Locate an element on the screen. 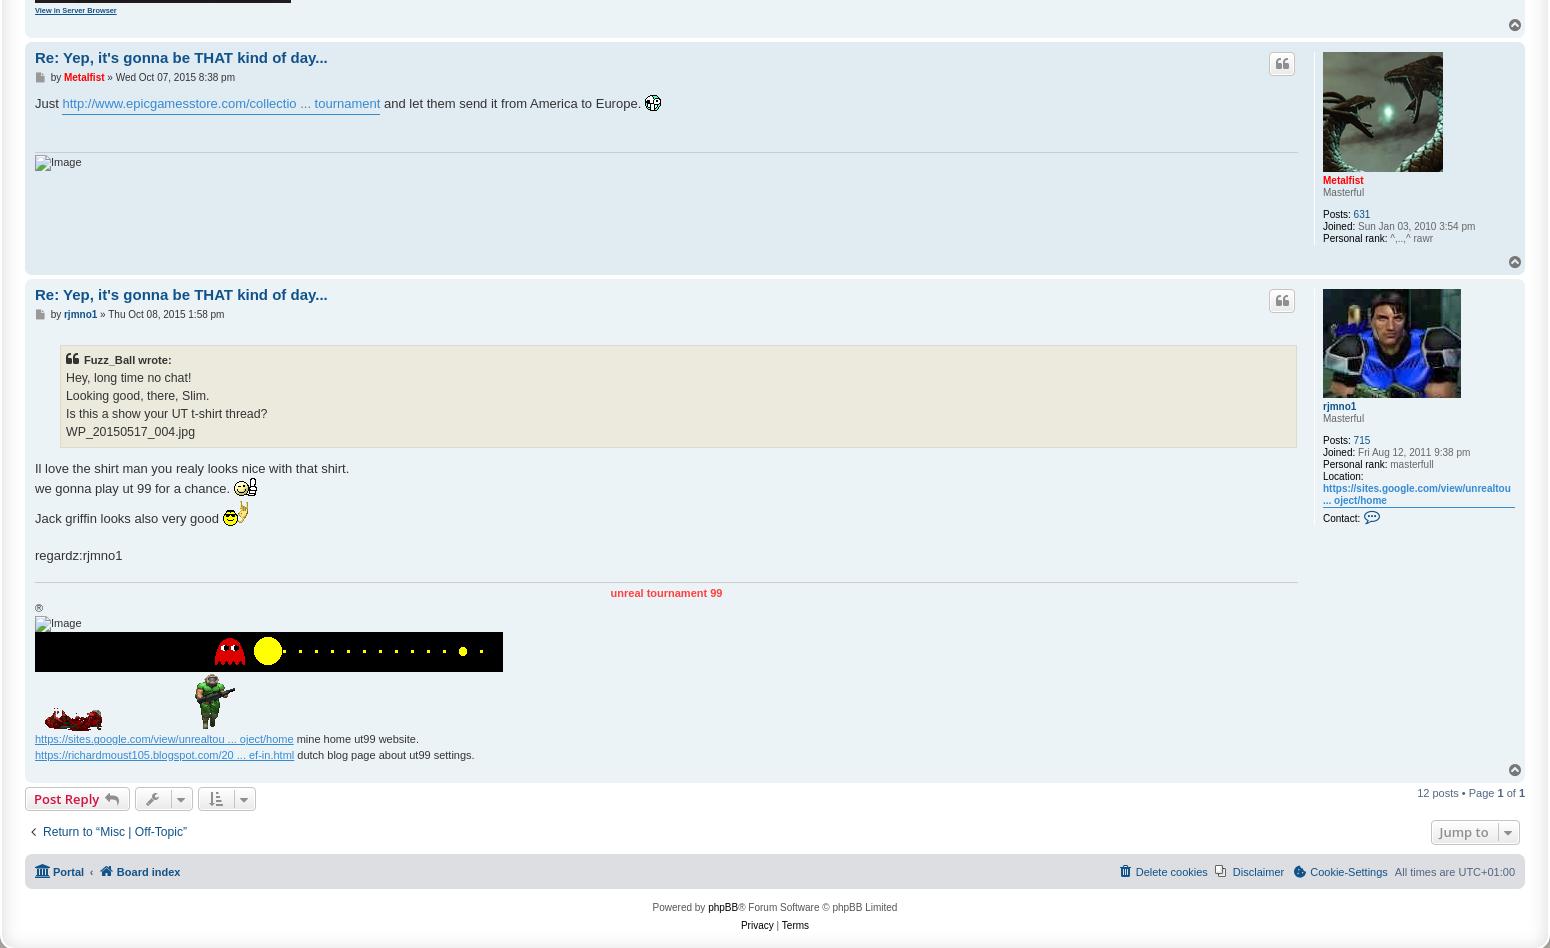 The image size is (1550, 948). 'Wed Oct 07, 2015 8:38 pm' is located at coordinates (173, 77).